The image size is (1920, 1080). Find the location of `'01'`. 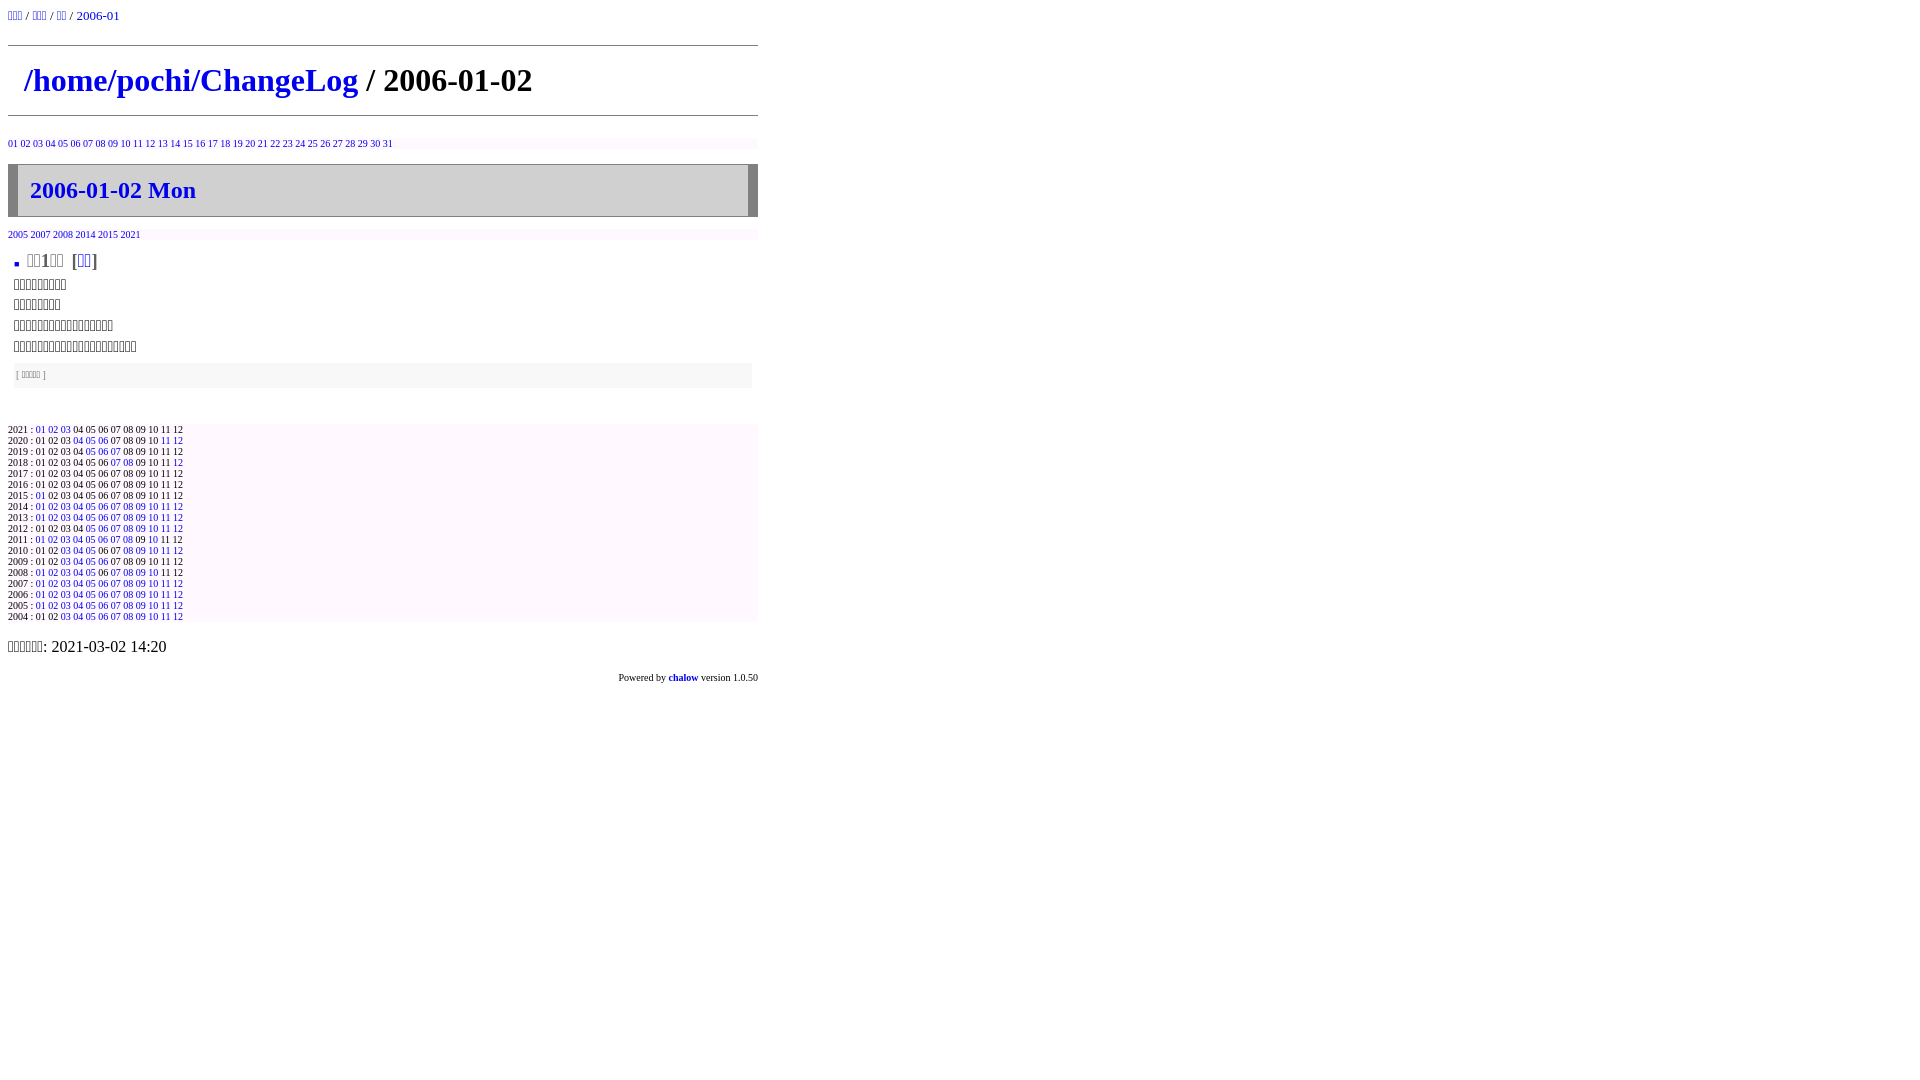

'01' is located at coordinates (35, 516).